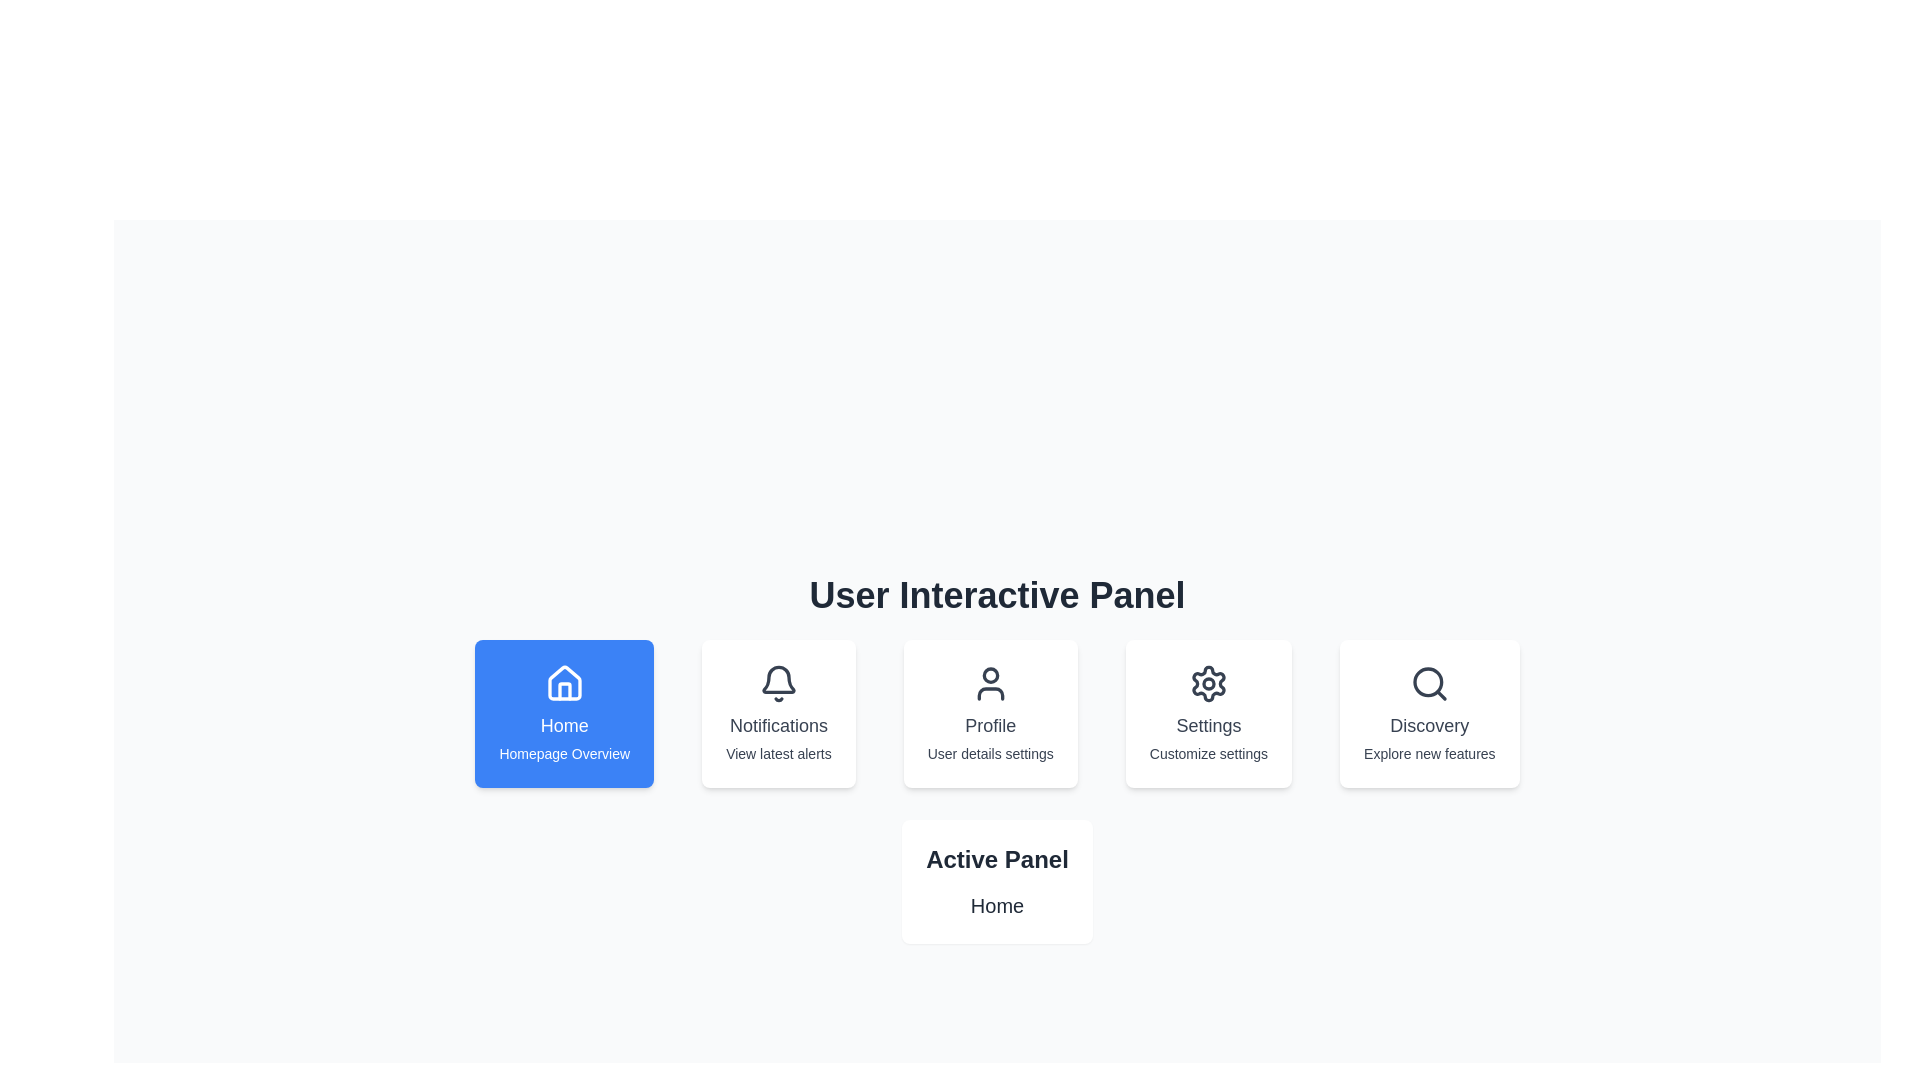 This screenshot has width=1920, height=1080. Describe the element at coordinates (990, 725) in the screenshot. I see `the 'Profile' text label, which is a bold text label positioned below a user icon in the center of the second item of a horizontal grid` at that location.